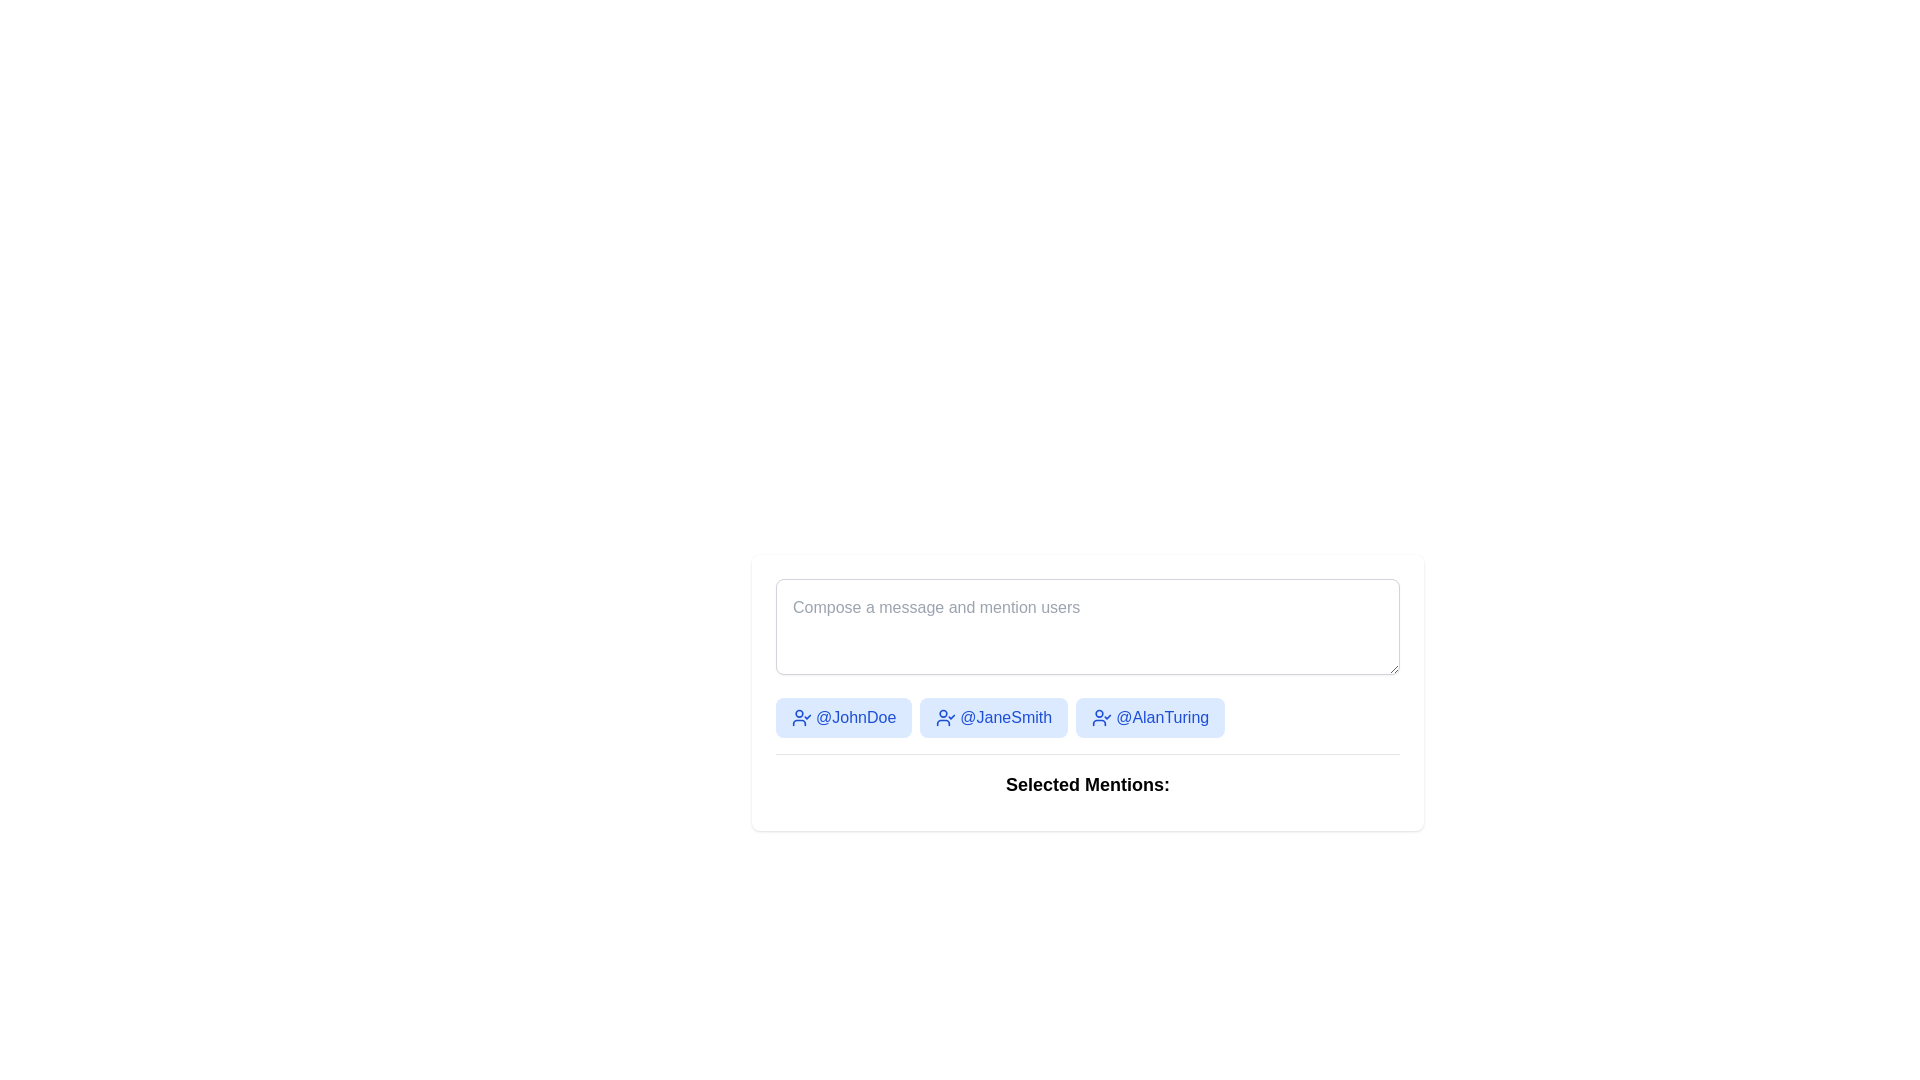 The width and height of the screenshot is (1920, 1080). What do you see at coordinates (945, 716) in the screenshot?
I see `the user avatar icon with a checkmark next to the '@JaneSmith' text chip, which has a blue outline and a white background` at bounding box center [945, 716].